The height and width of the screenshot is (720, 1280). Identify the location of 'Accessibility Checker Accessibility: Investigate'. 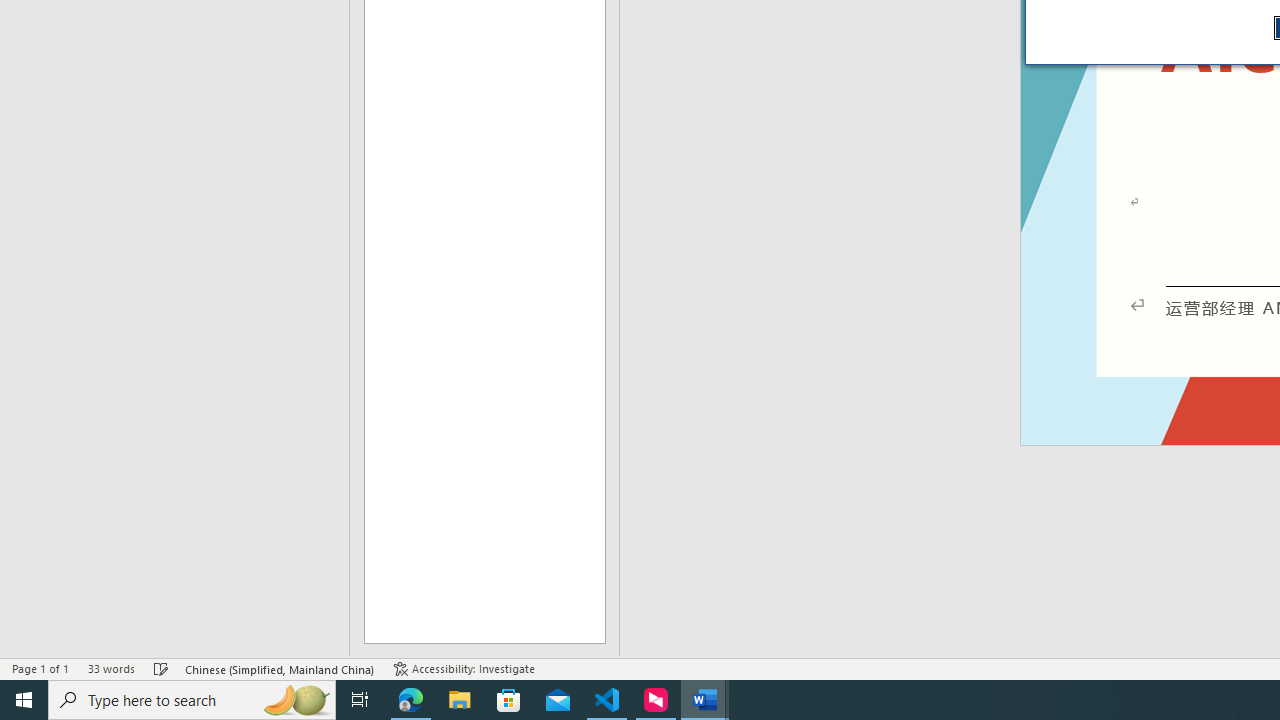
(463, 669).